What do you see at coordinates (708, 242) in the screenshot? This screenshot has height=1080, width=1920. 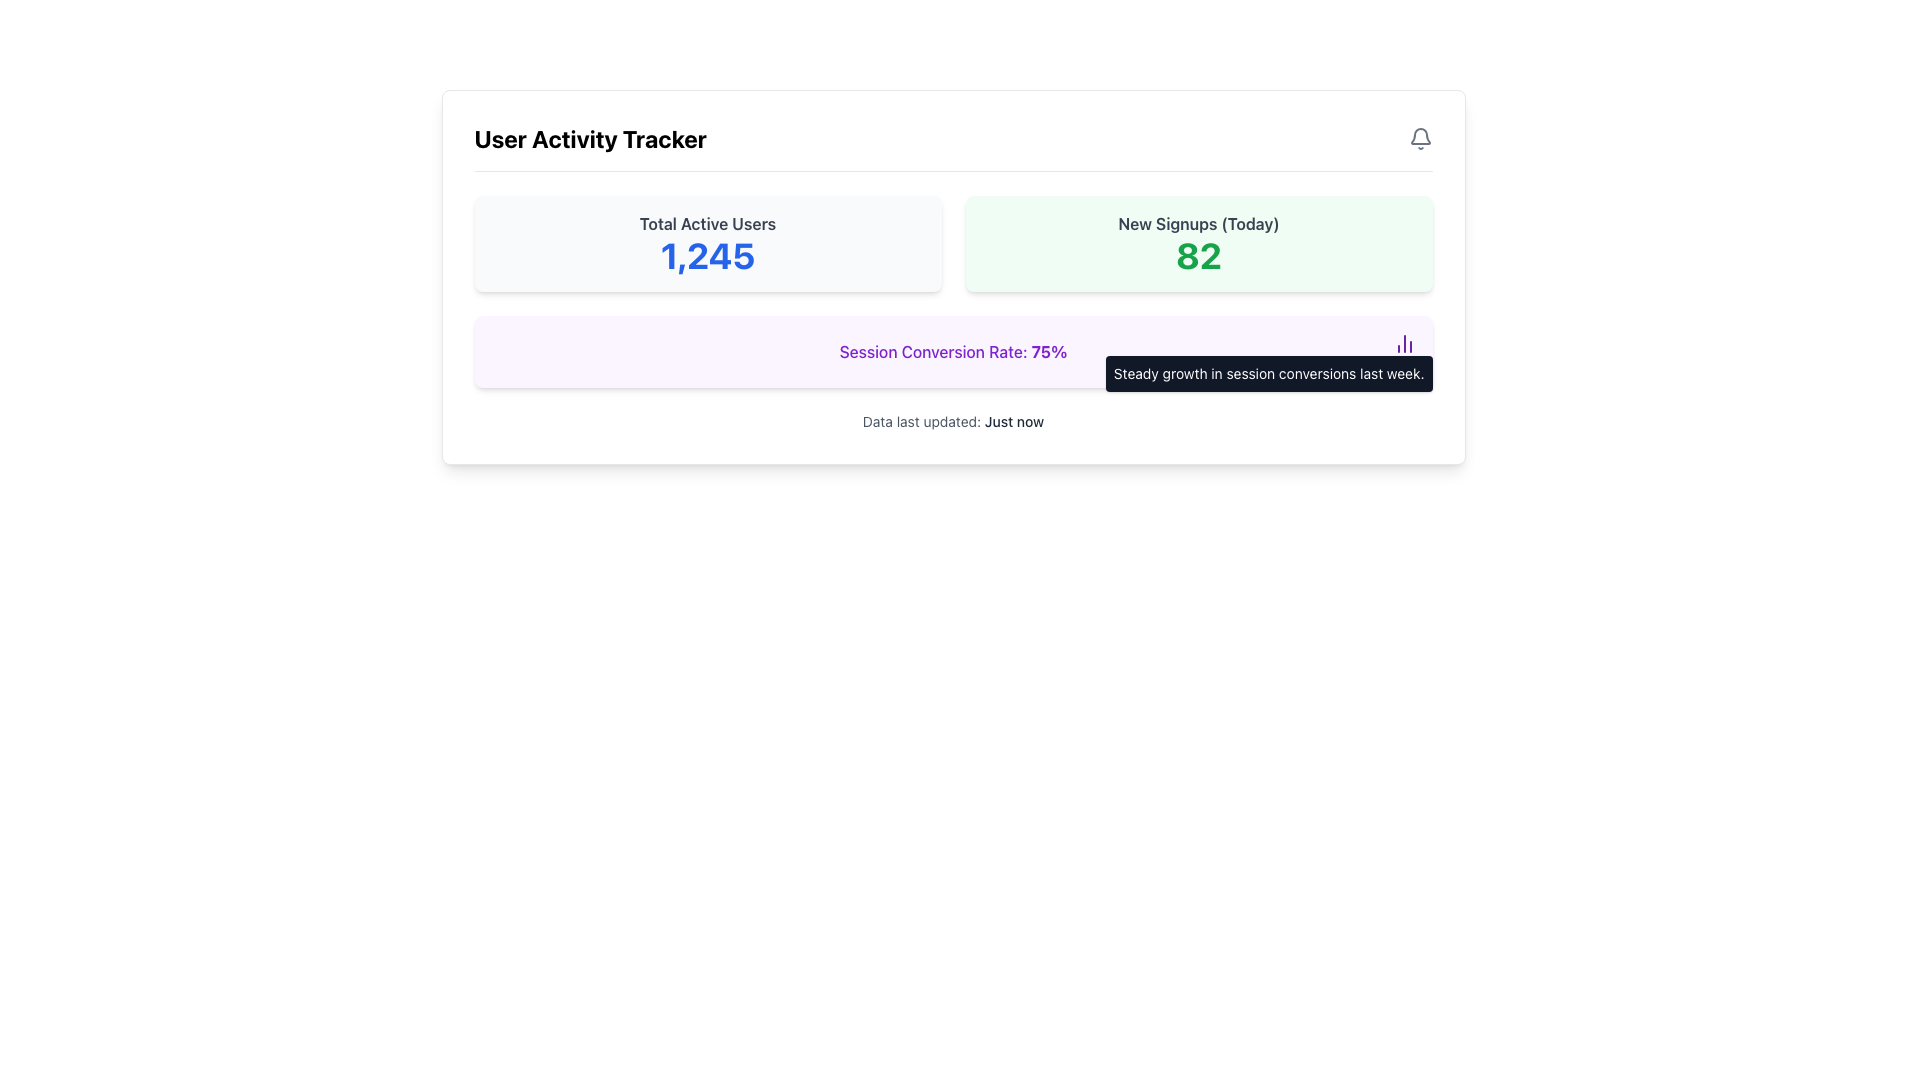 I see `the Informational Card that displays the total number of active users, located in the top-left segment of a grid layout` at bounding box center [708, 242].